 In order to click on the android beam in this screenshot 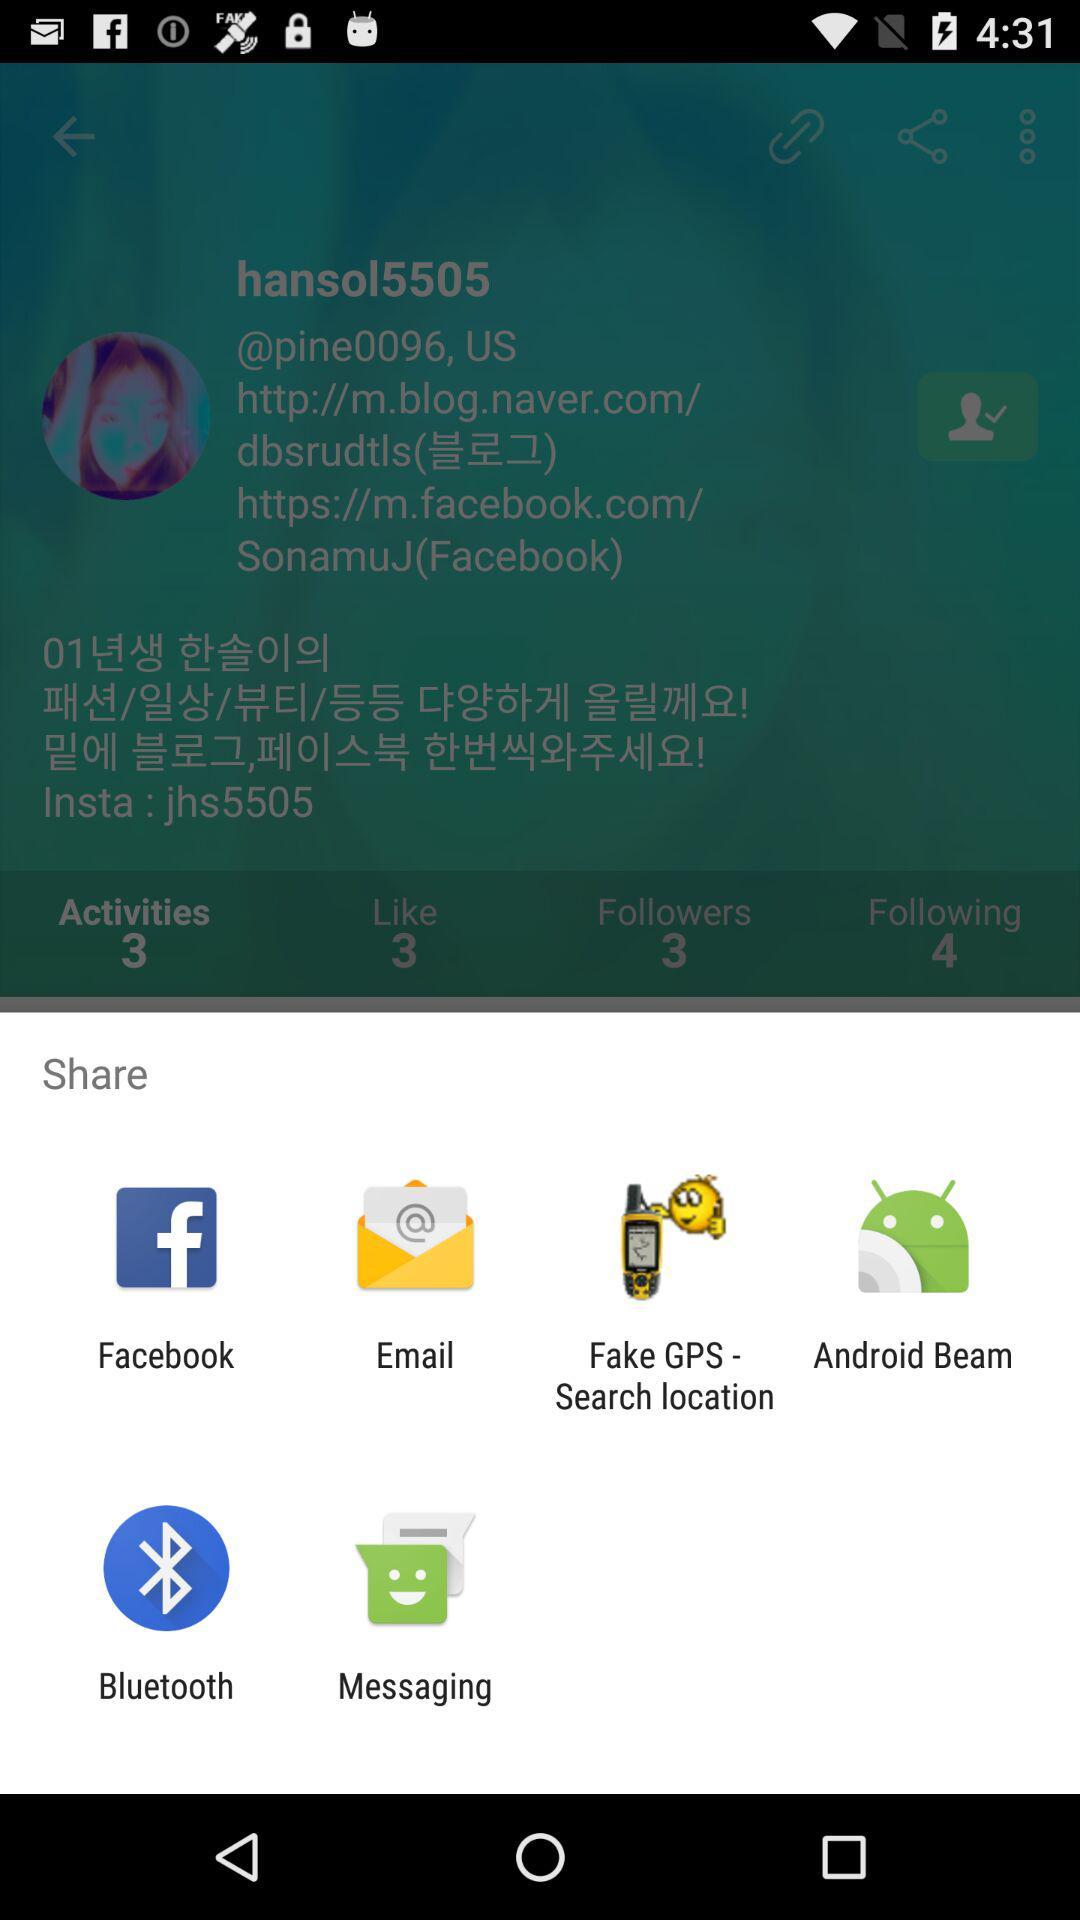, I will do `click(913, 1374)`.